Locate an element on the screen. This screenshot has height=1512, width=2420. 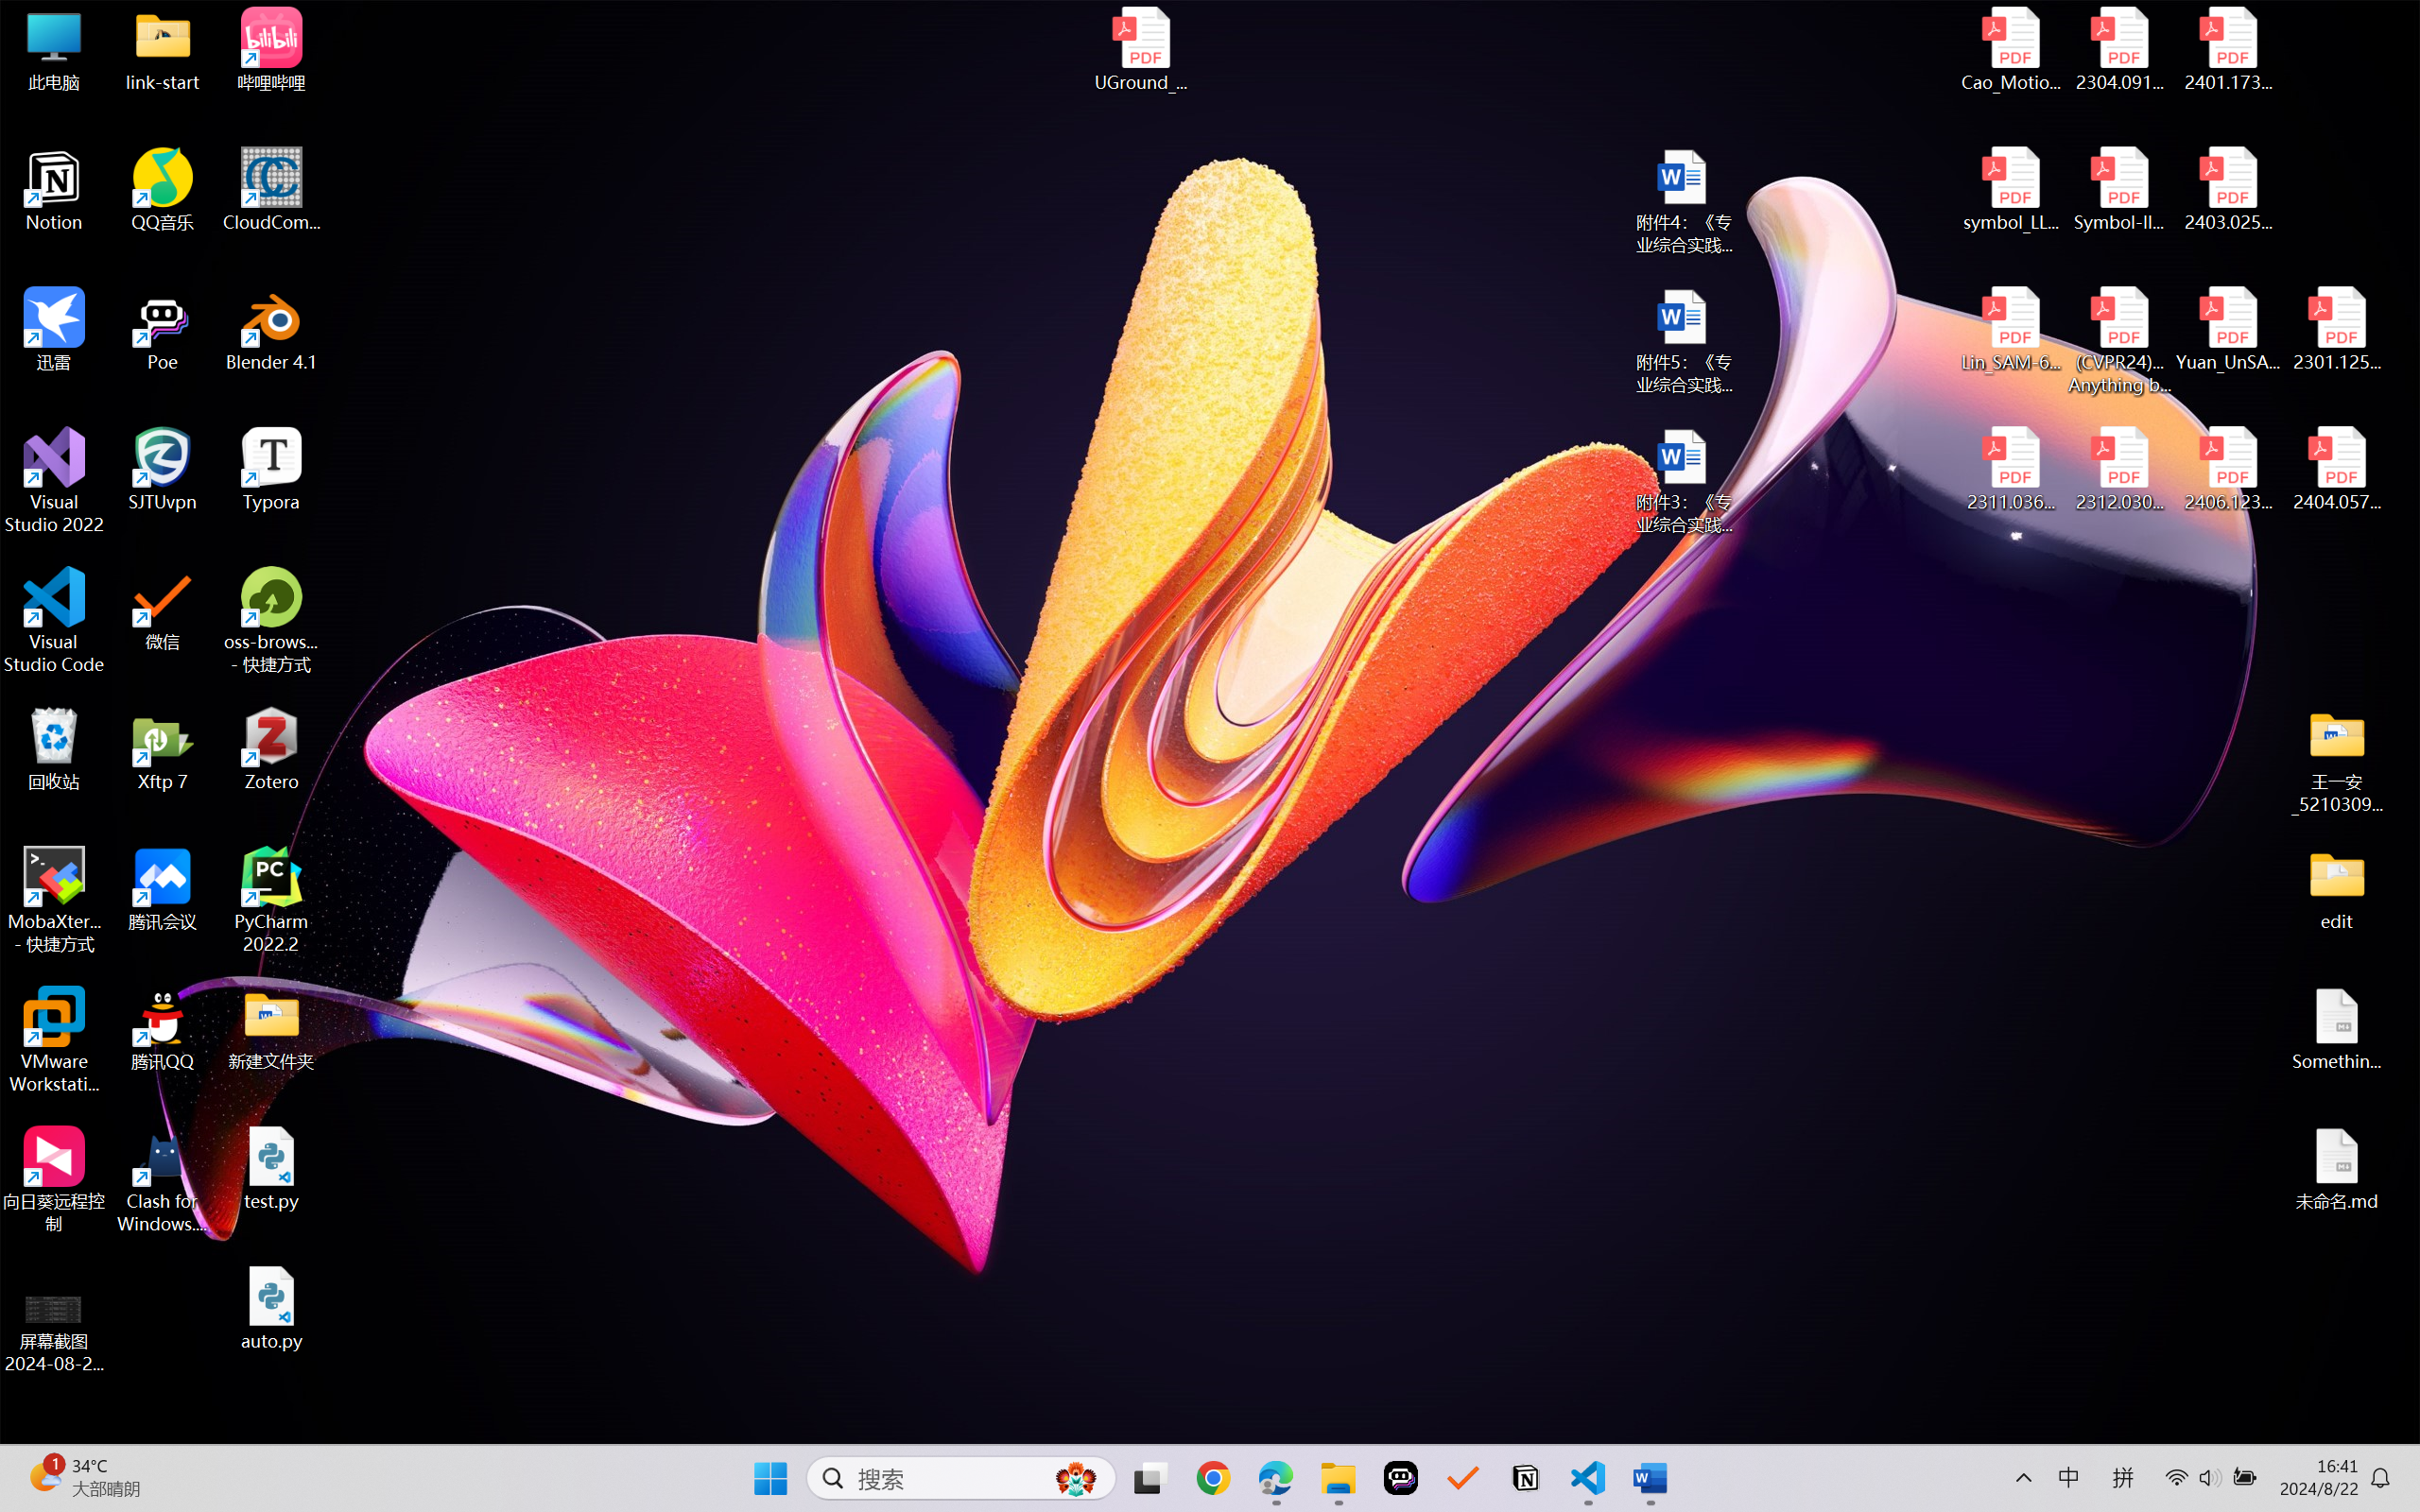
'(CVPR24)Matching Anything by Segmenting Anything.pdf' is located at coordinates (2118, 340).